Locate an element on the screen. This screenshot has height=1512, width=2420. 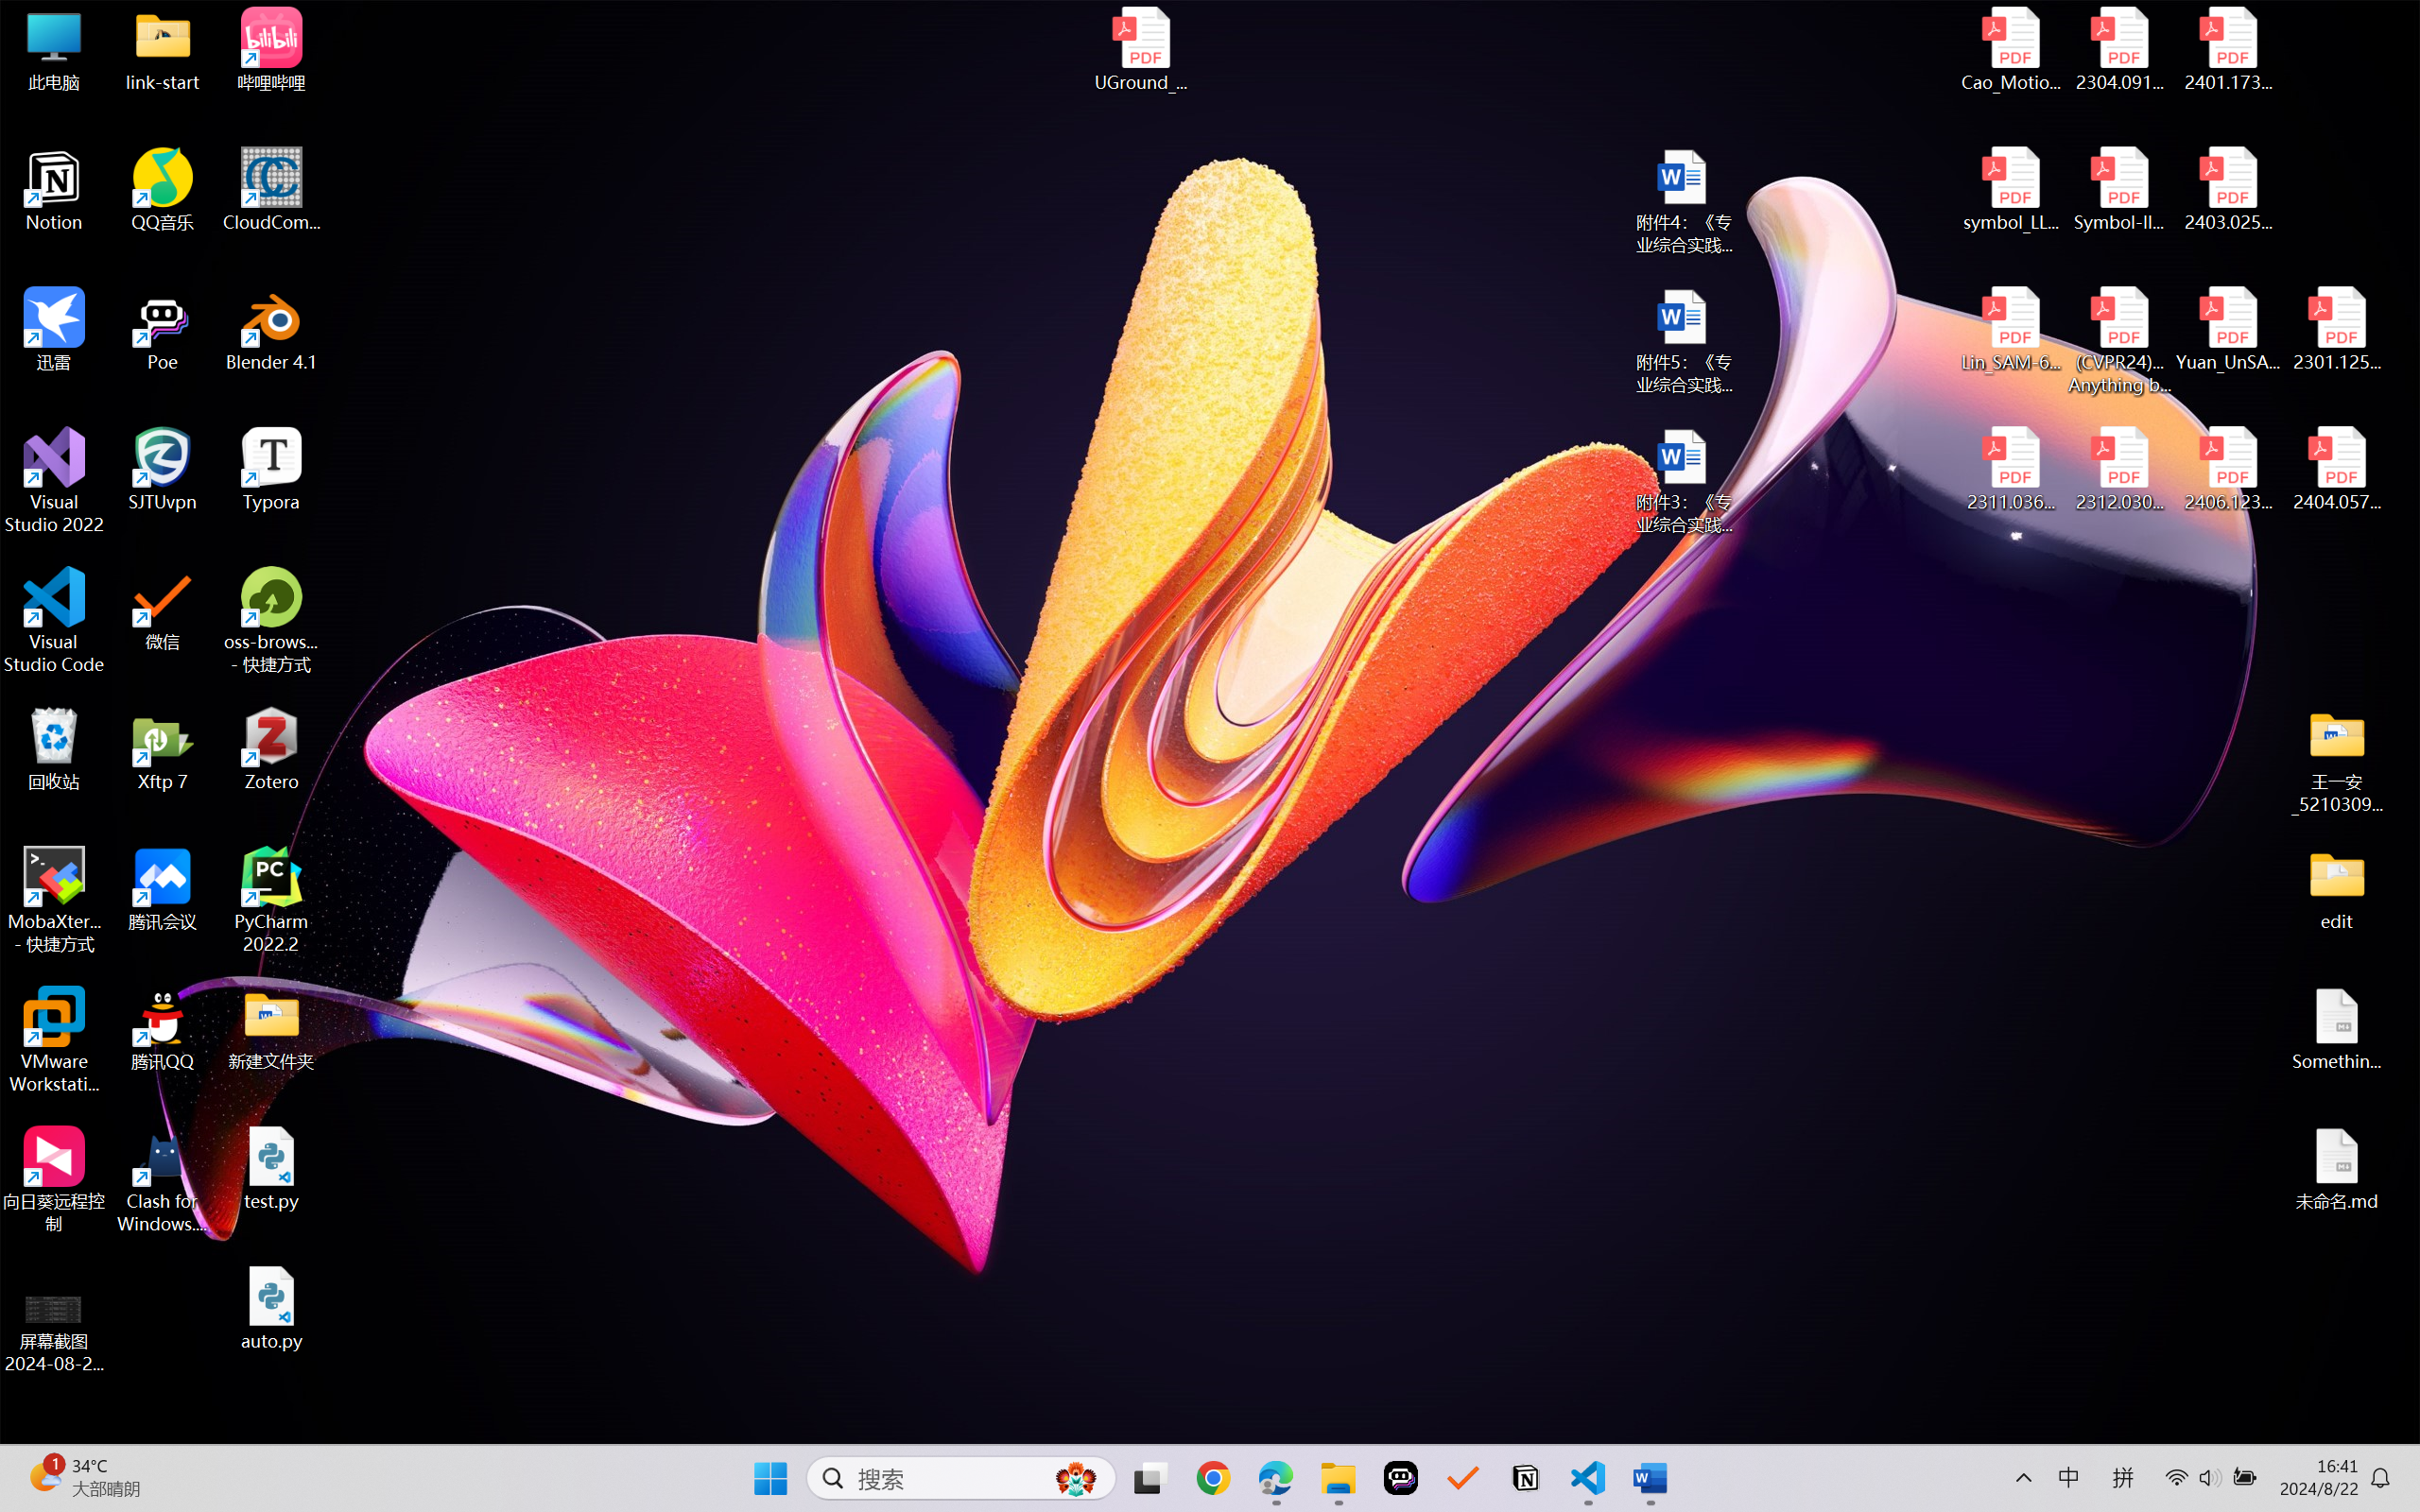
'(CVPR24)Matching Anything by Segmenting Anything.pdf' is located at coordinates (2118, 340).